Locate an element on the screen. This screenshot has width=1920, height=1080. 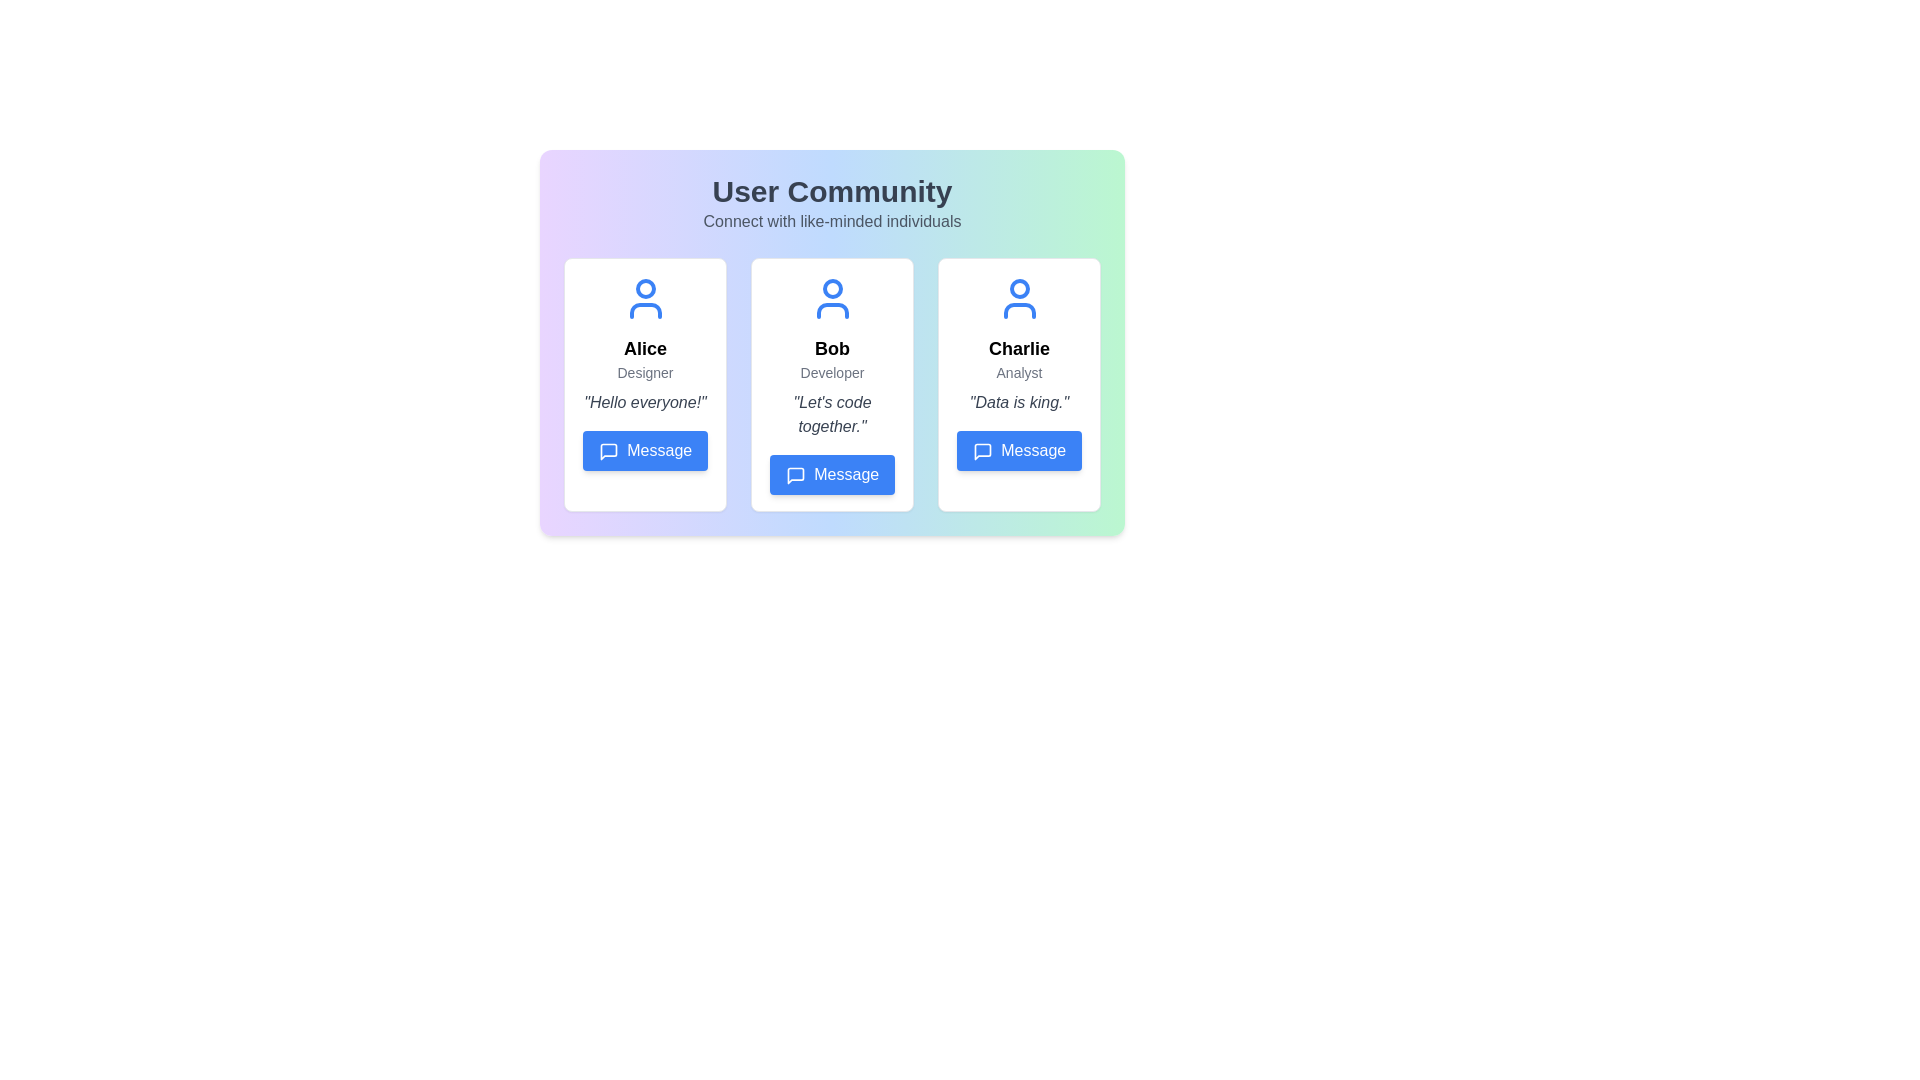
bold, large-sized gray text 'User Community' prominently displayed at the top of the interface is located at coordinates (832, 192).